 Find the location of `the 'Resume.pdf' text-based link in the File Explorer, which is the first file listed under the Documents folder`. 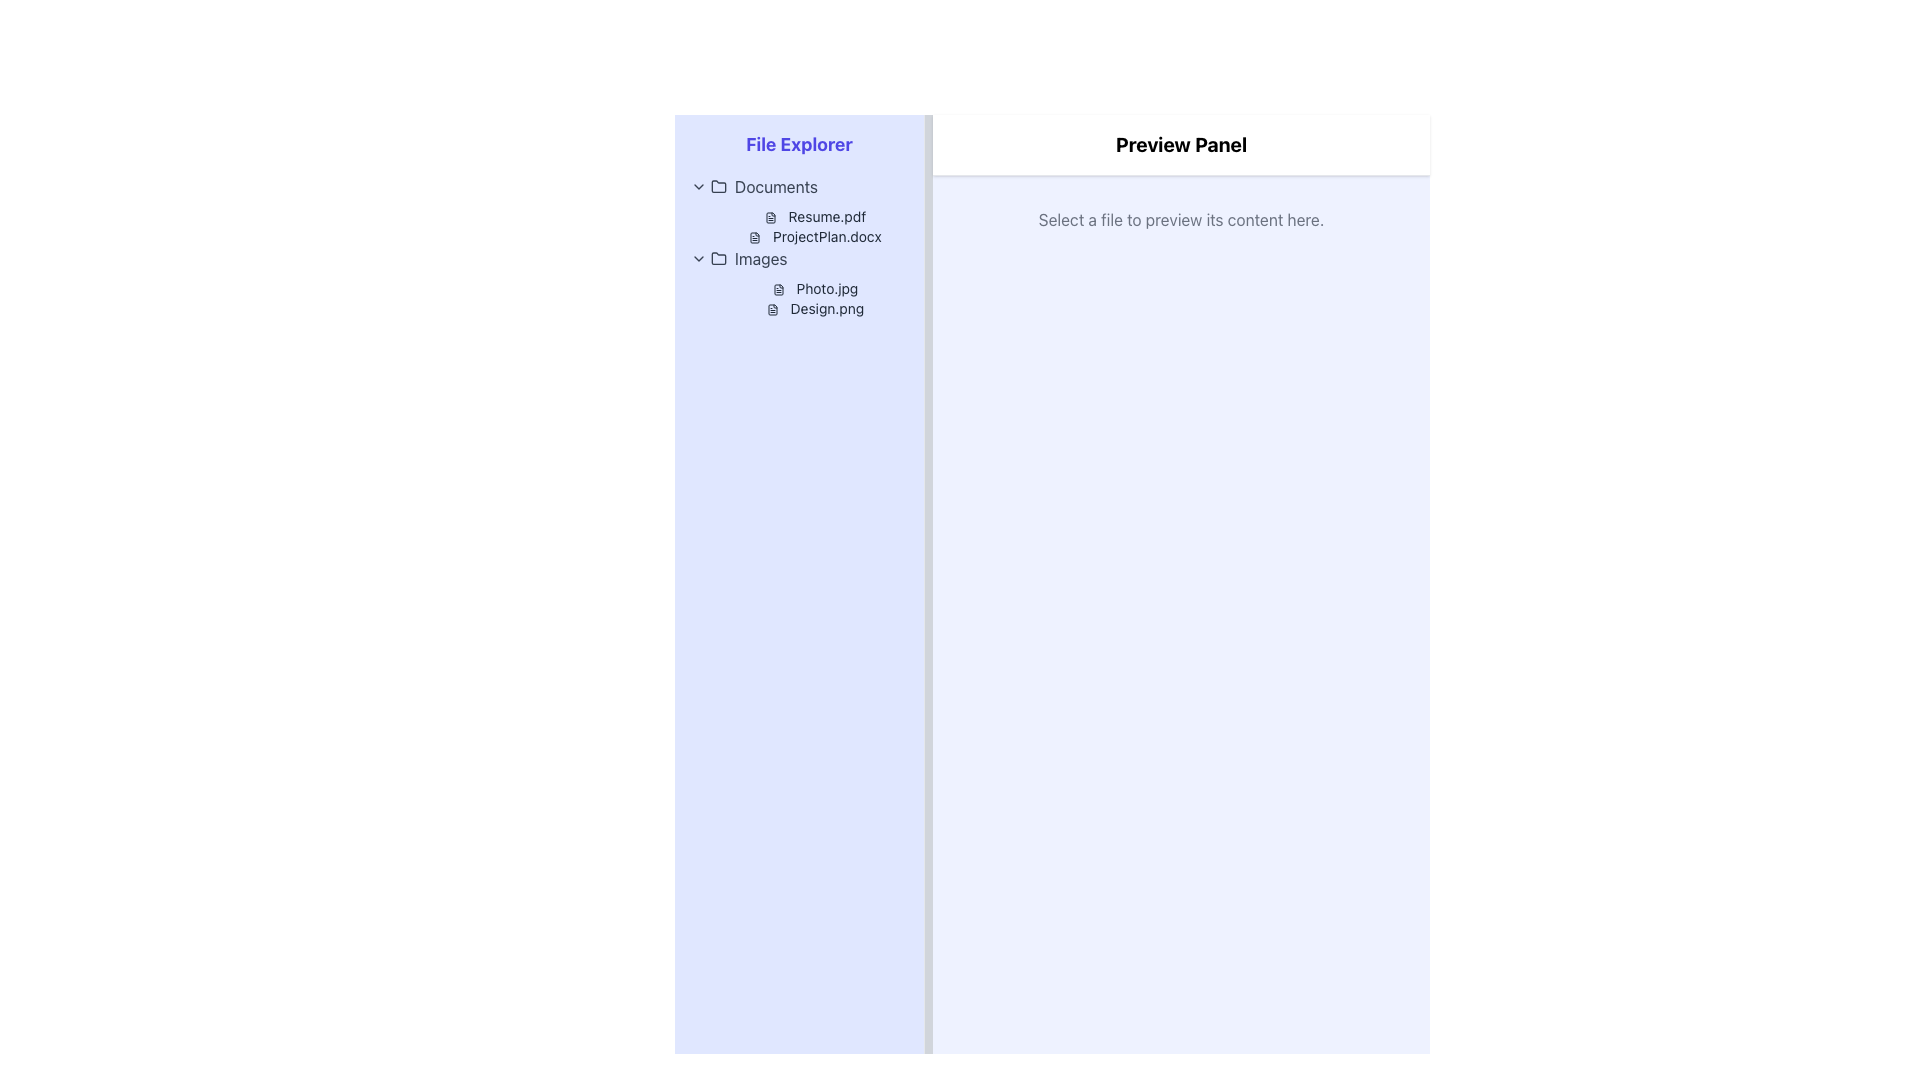

the 'Resume.pdf' text-based link in the File Explorer, which is the first file listed under the Documents folder is located at coordinates (815, 216).